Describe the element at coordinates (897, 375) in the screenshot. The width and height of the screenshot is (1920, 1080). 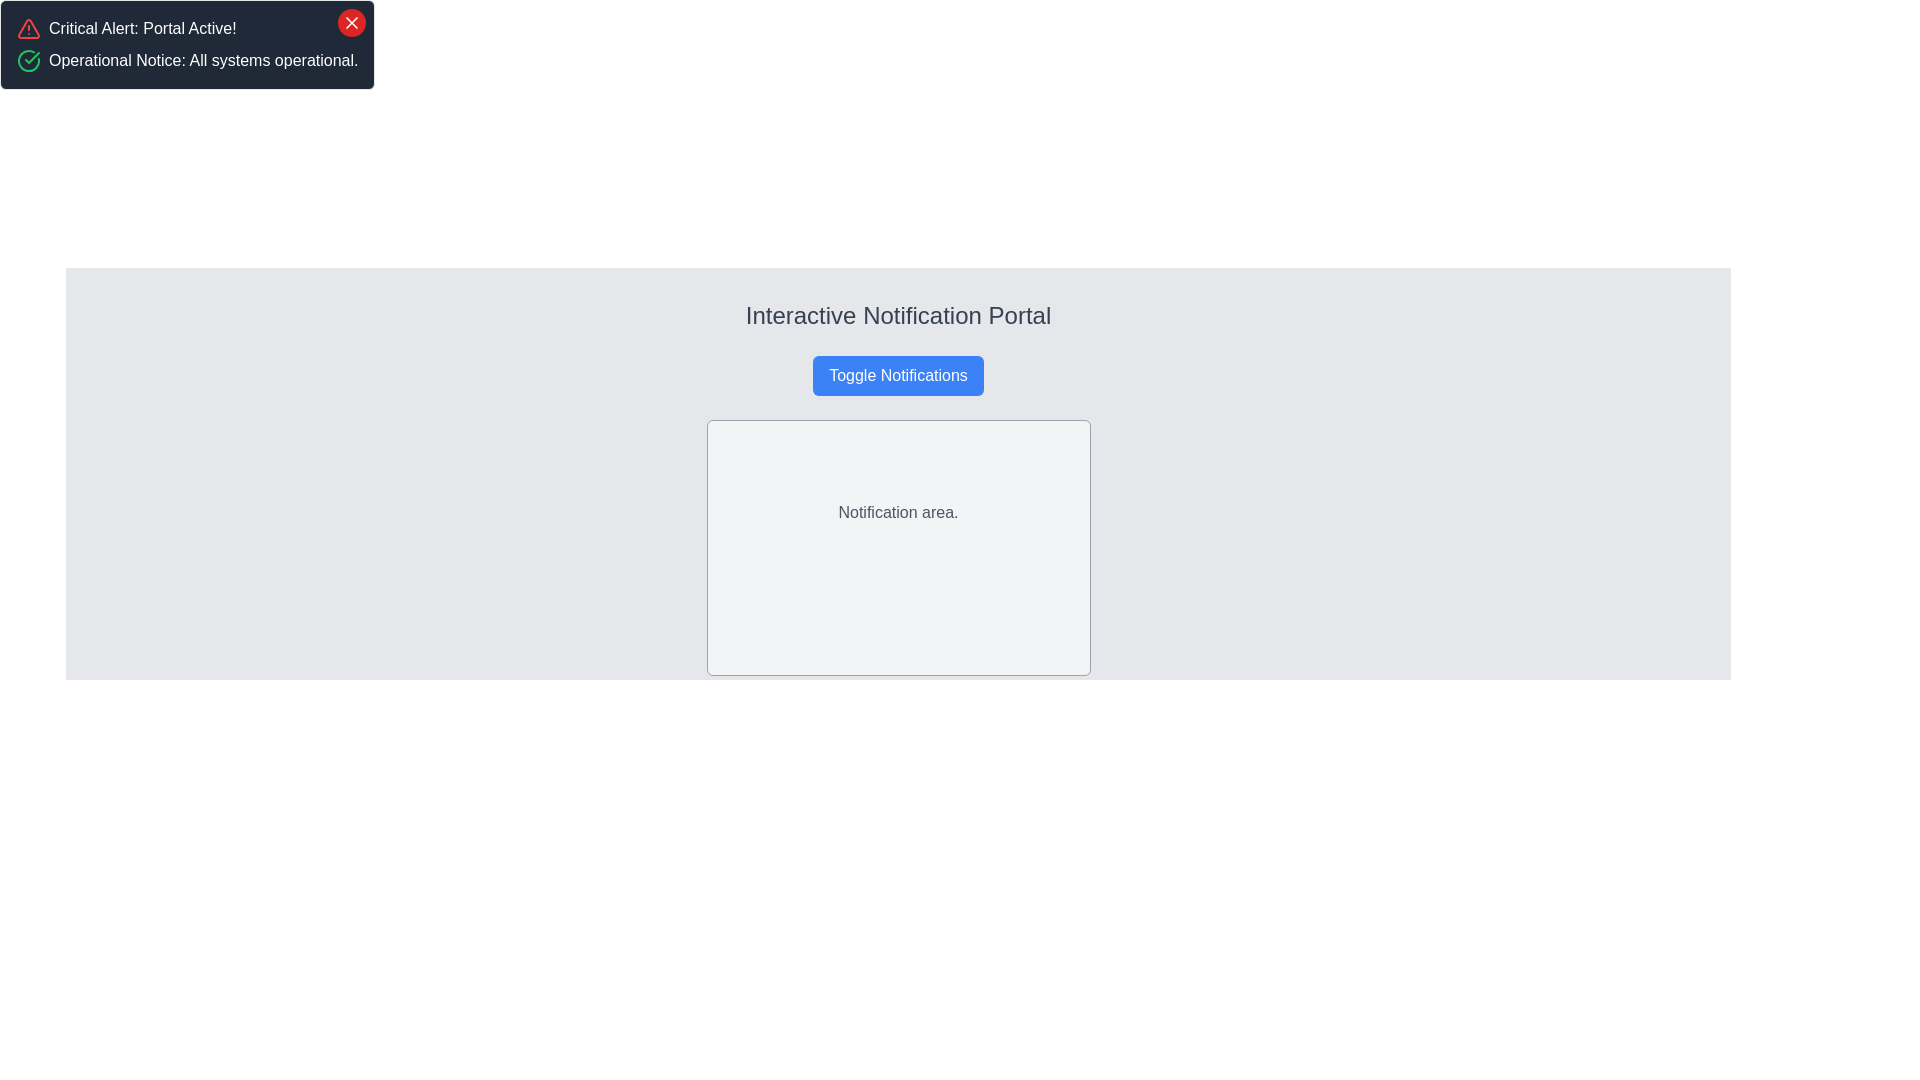
I see `the 'Toggle Notifications' button, which is a rounded rectangular button with a blue background and white text, located beneath the heading 'Interactive Notification Portal'` at that location.